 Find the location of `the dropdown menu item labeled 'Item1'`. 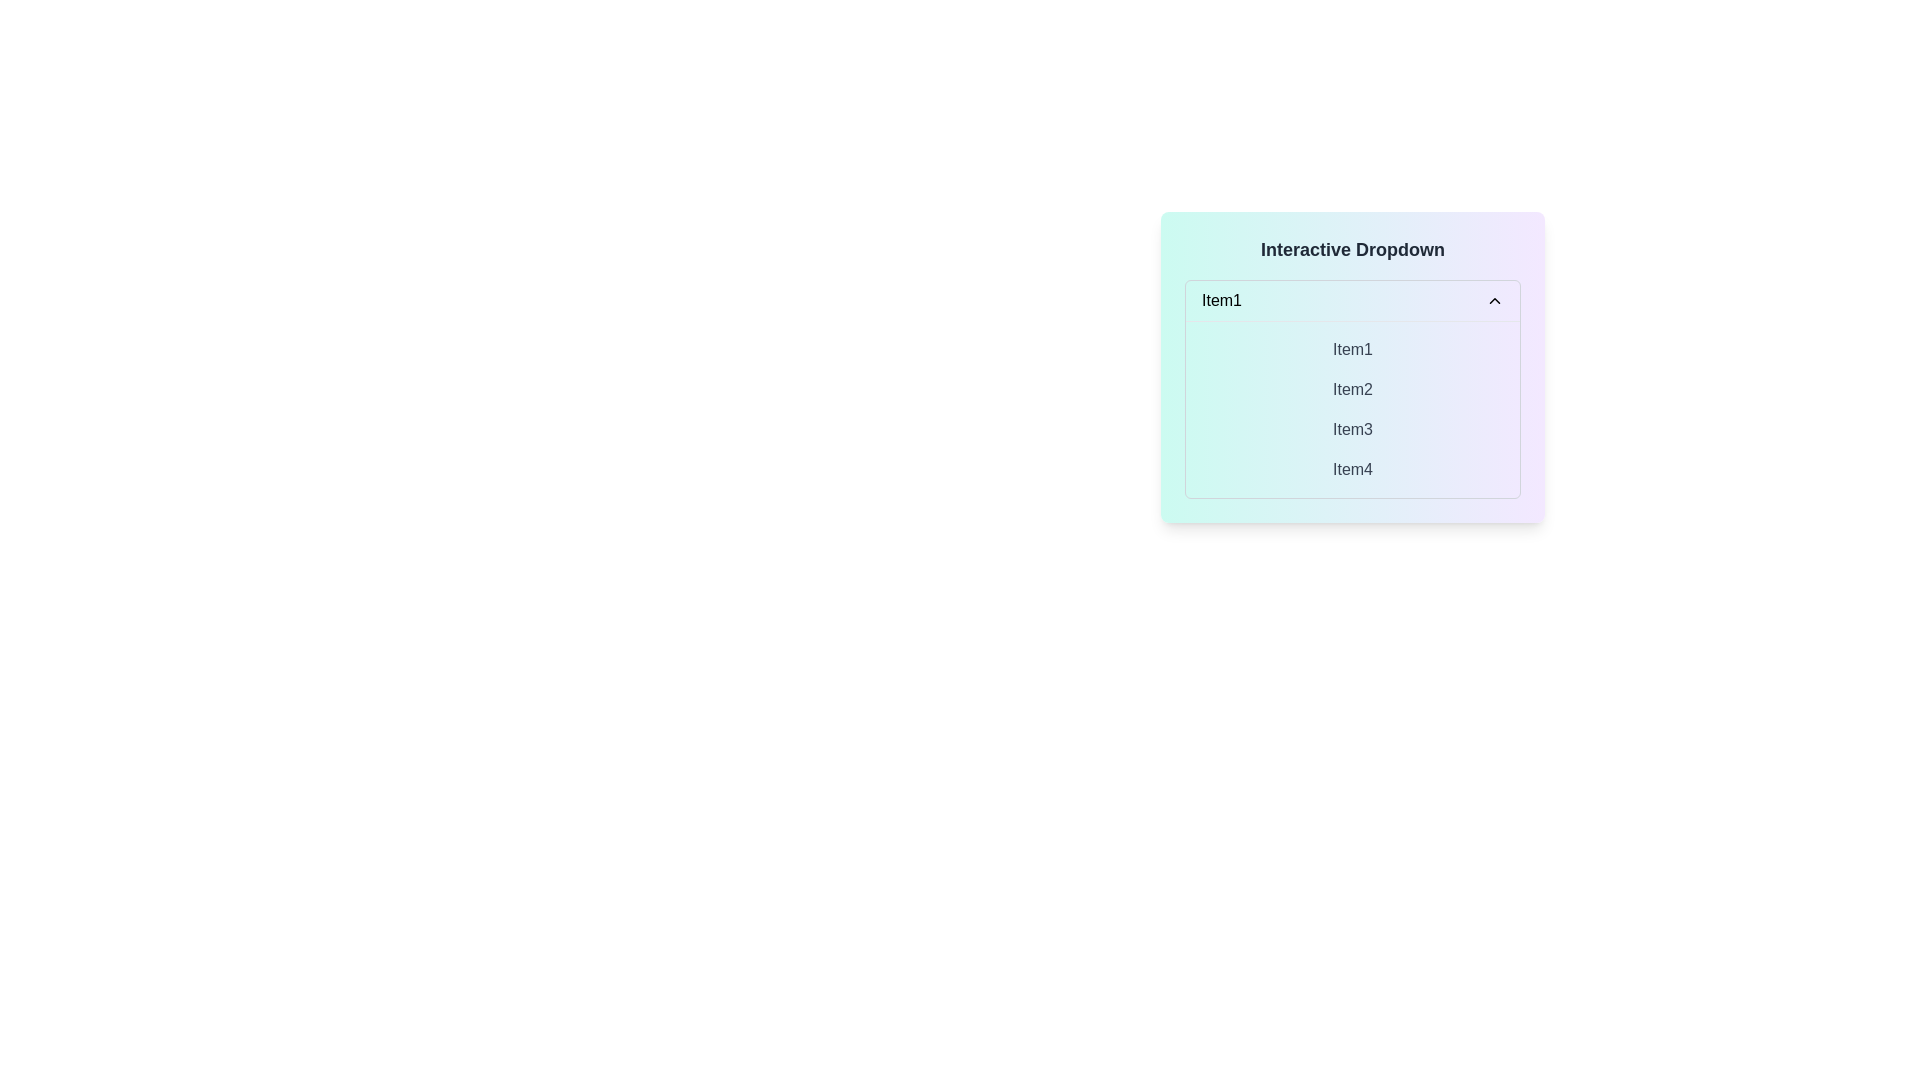

the dropdown menu item labeled 'Item1' is located at coordinates (1353, 349).